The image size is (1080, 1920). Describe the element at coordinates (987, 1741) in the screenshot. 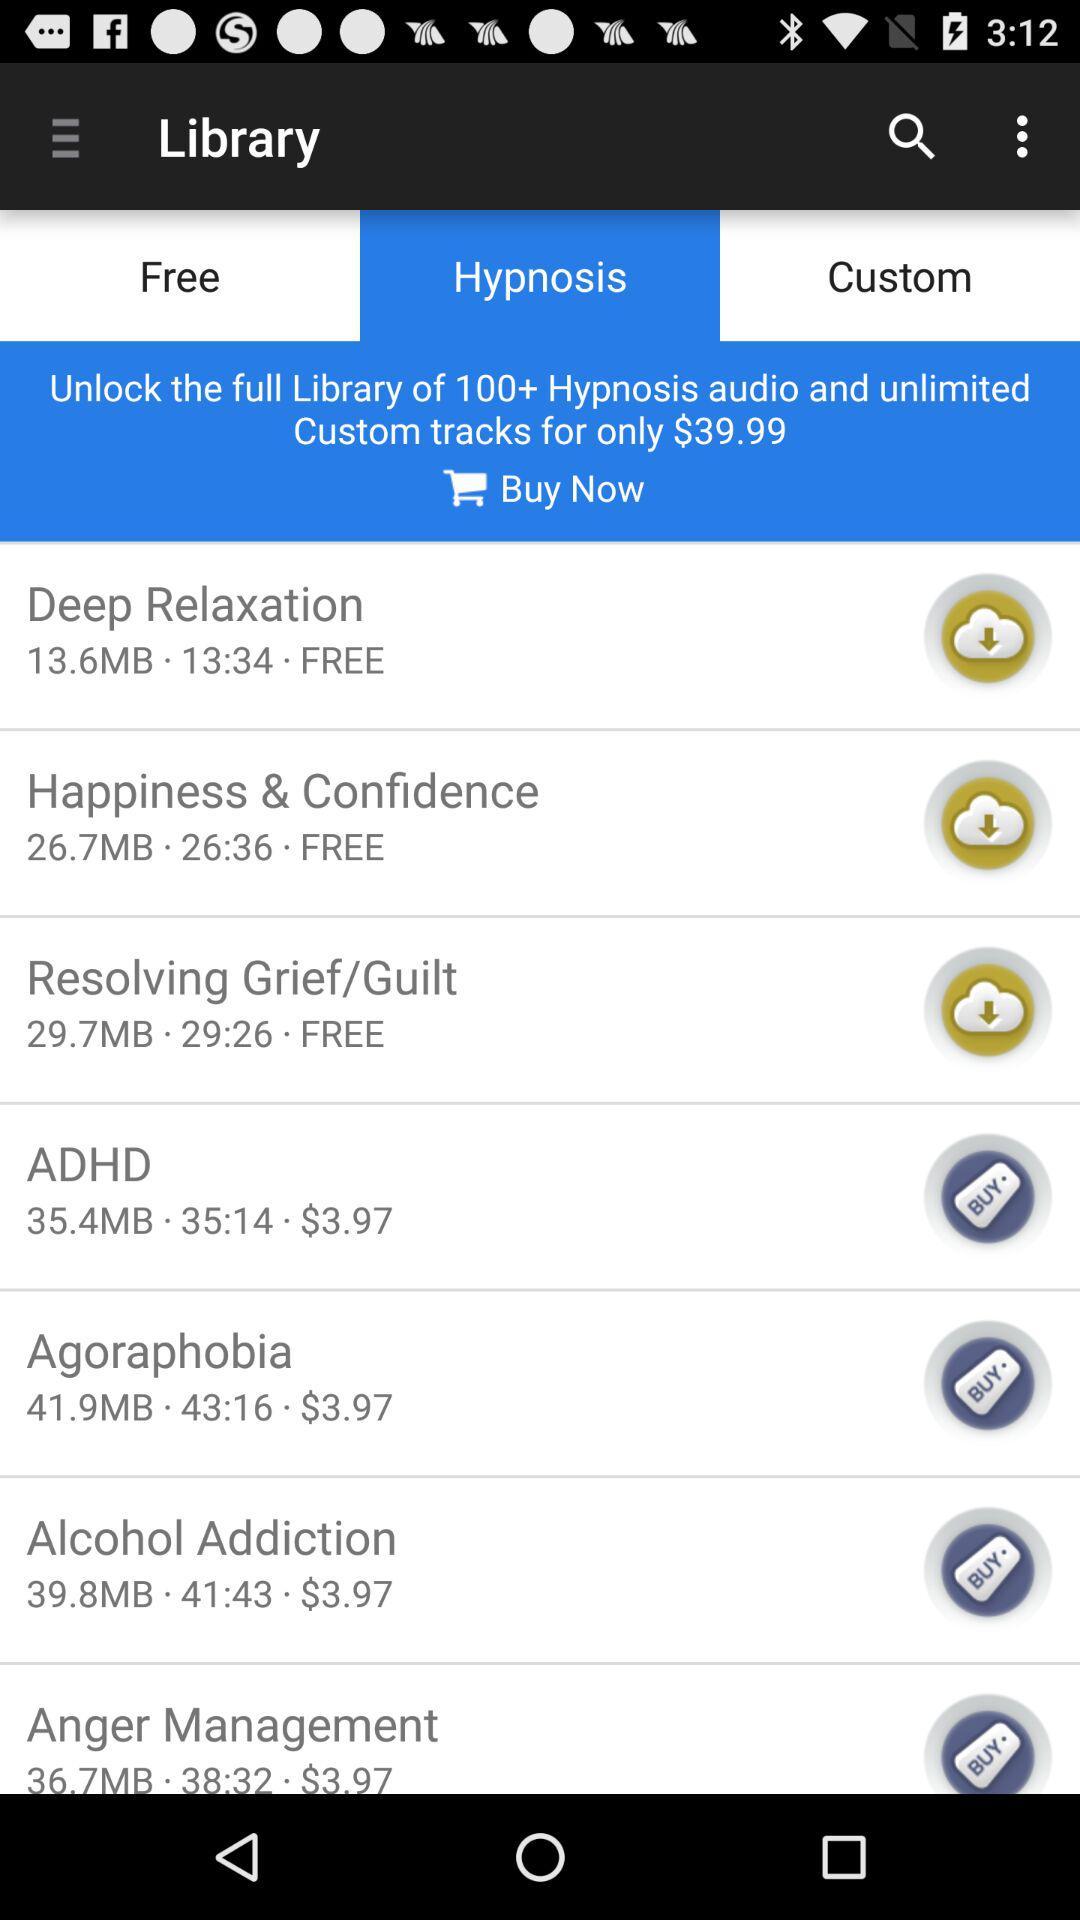

I see `buy anger management book` at that location.